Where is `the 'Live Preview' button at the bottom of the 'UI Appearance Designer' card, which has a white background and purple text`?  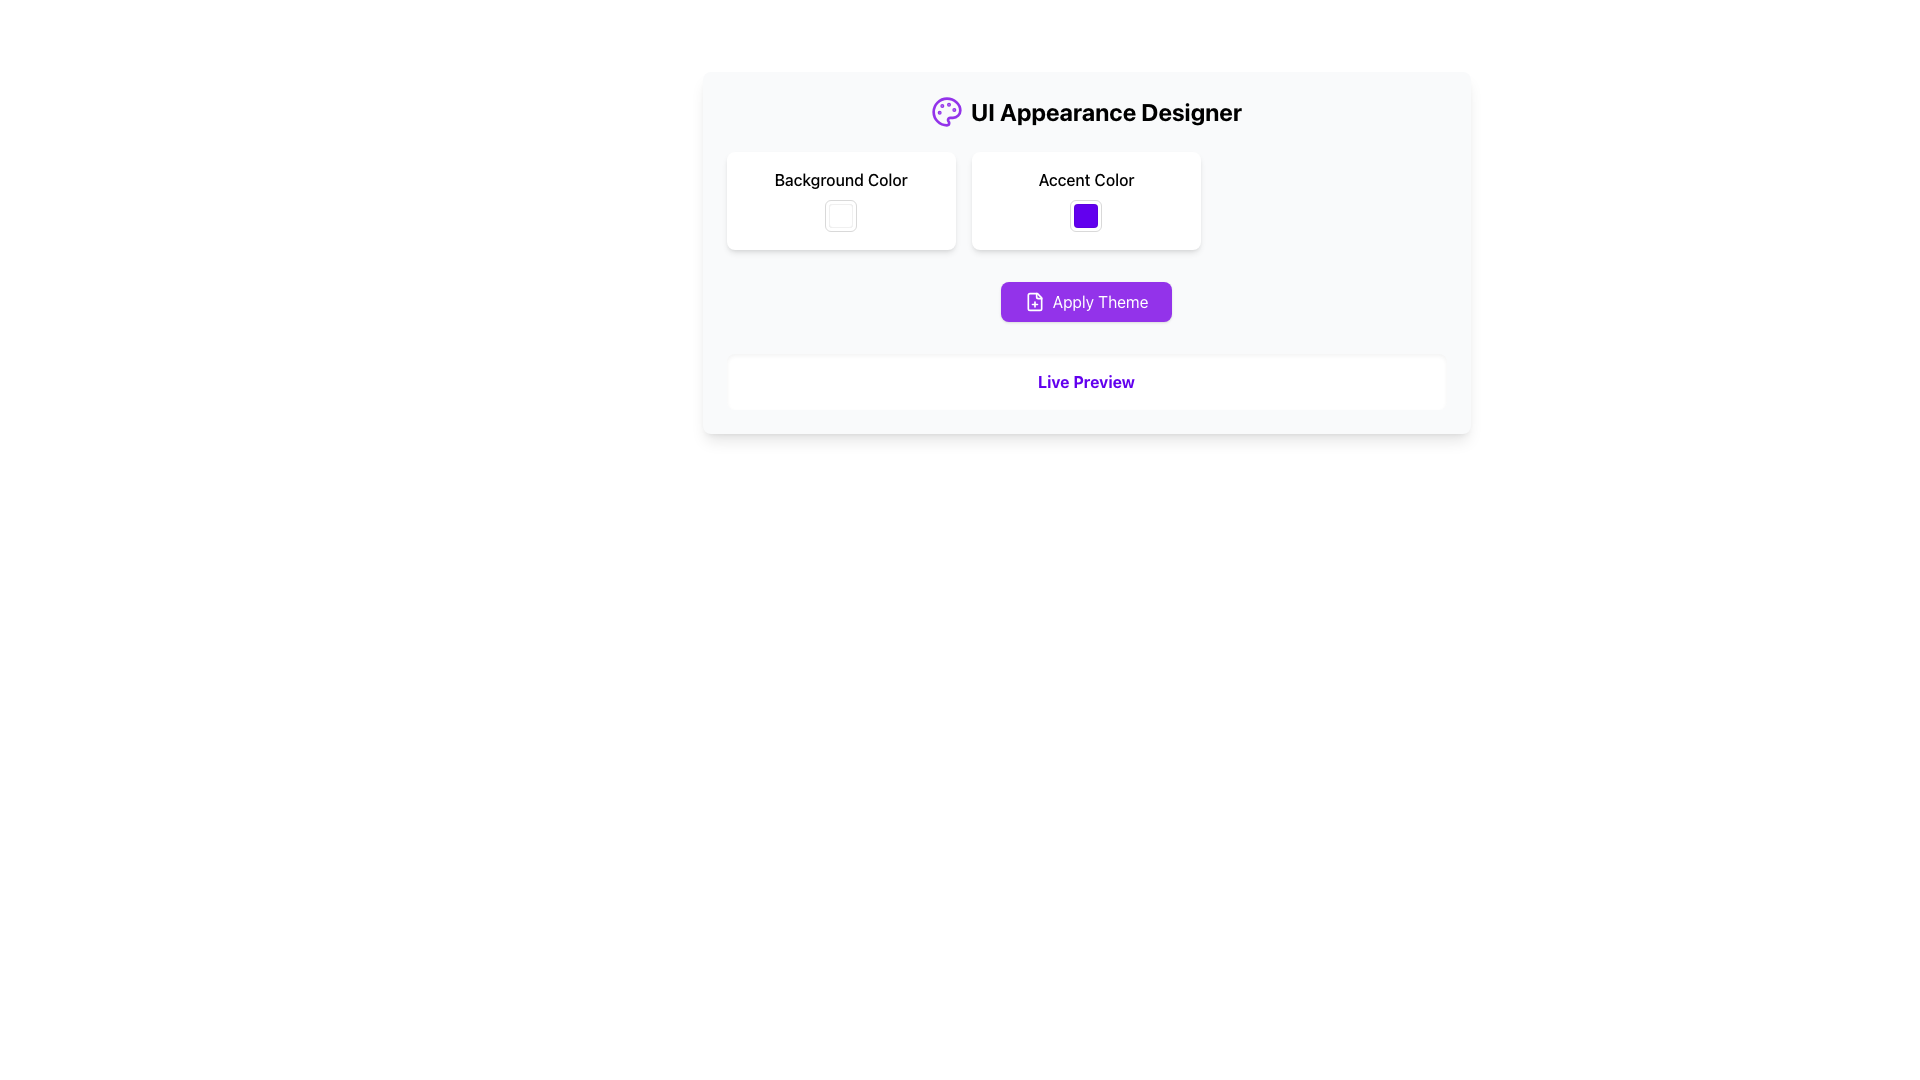 the 'Live Preview' button at the bottom of the 'UI Appearance Designer' card, which has a white background and purple text is located at coordinates (1085, 381).